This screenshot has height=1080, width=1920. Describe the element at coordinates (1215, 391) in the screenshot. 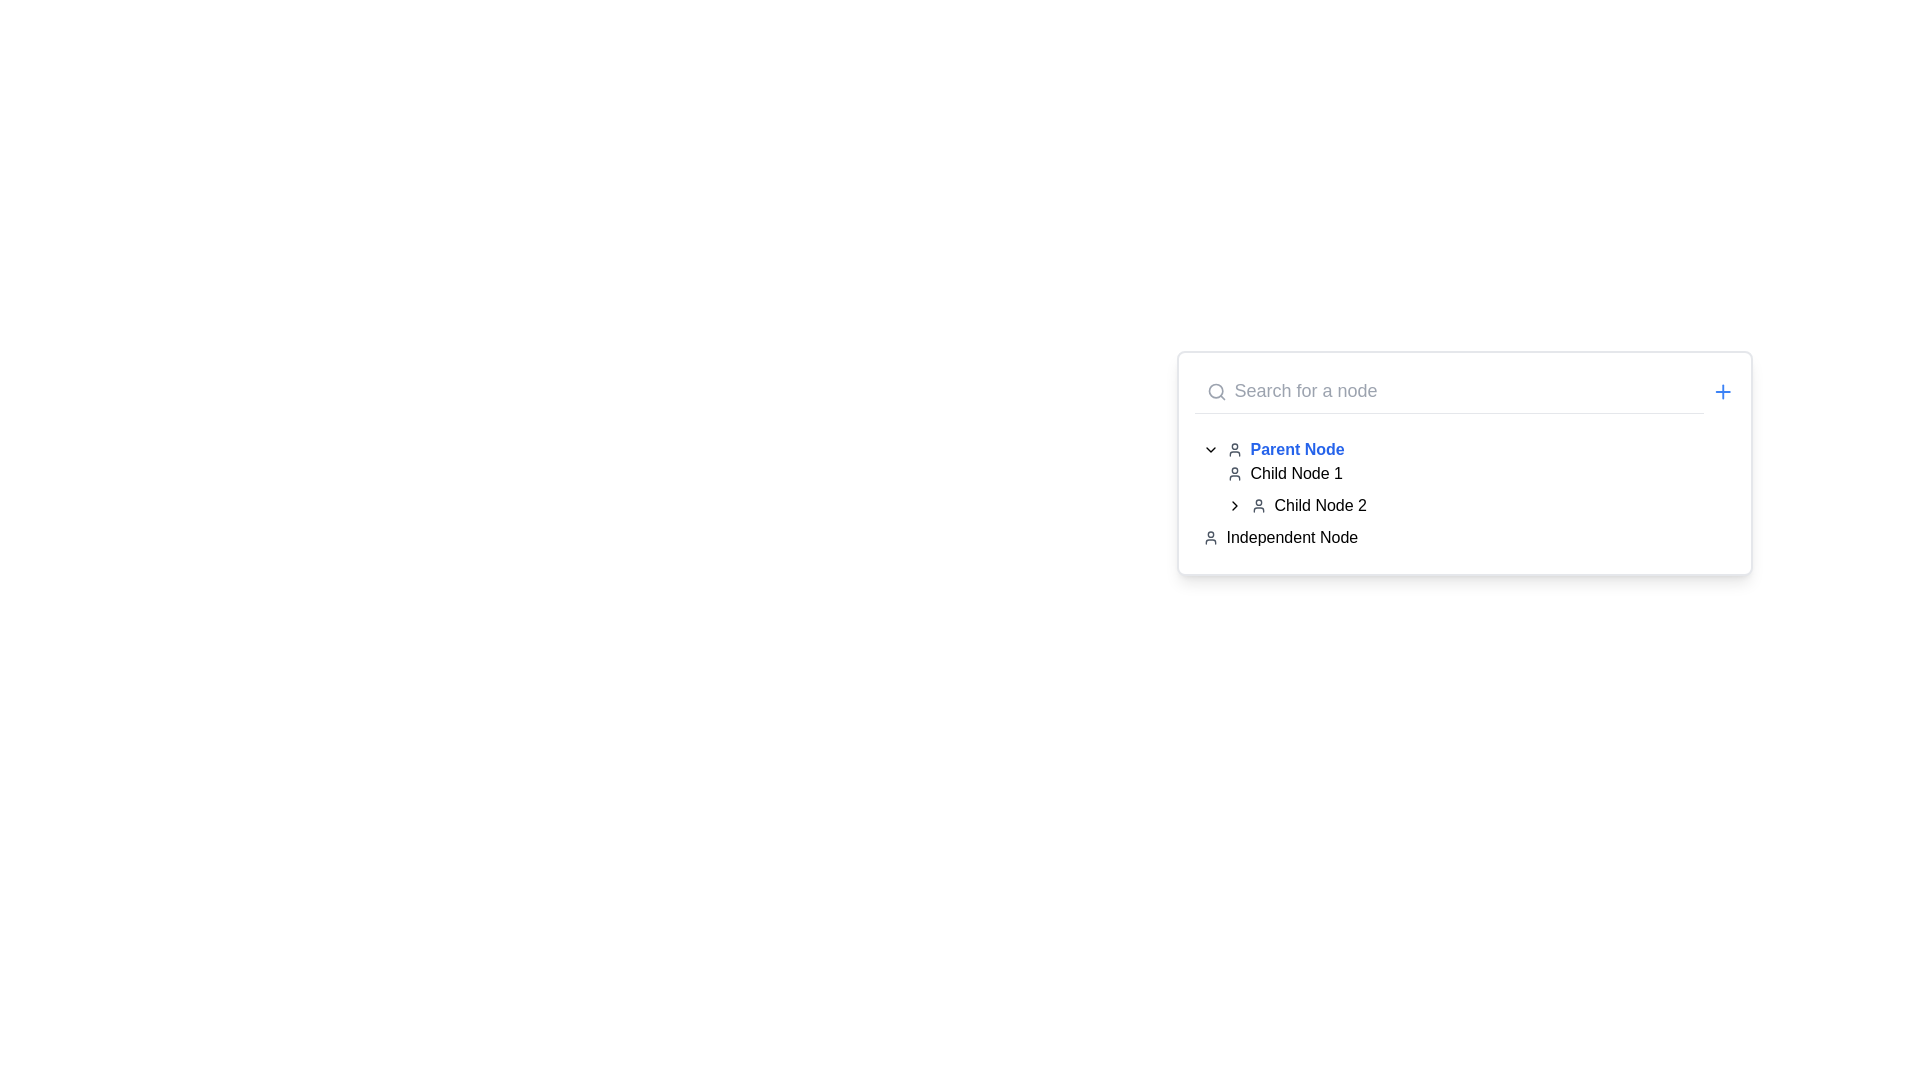

I see `the search icon located on the left side of the input bar` at that location.